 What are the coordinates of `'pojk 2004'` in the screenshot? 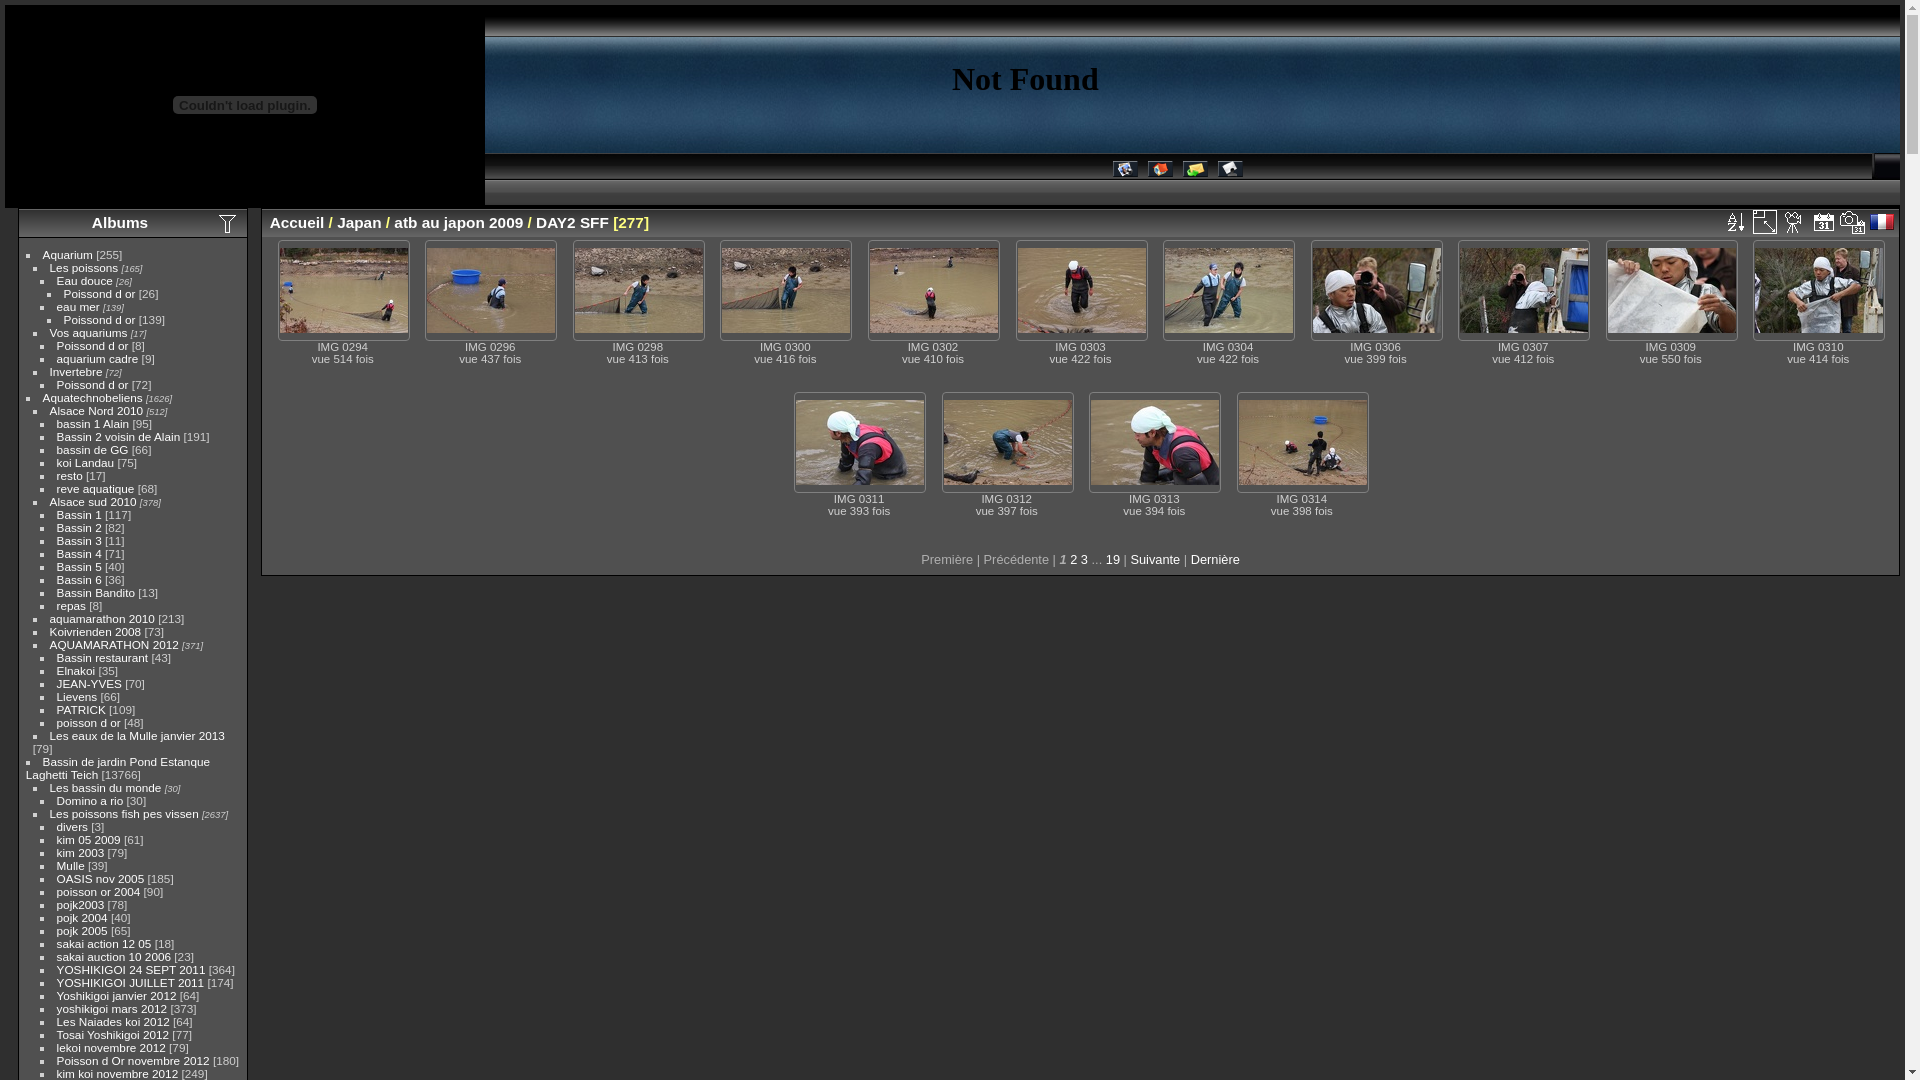 It's located at (81, 917).